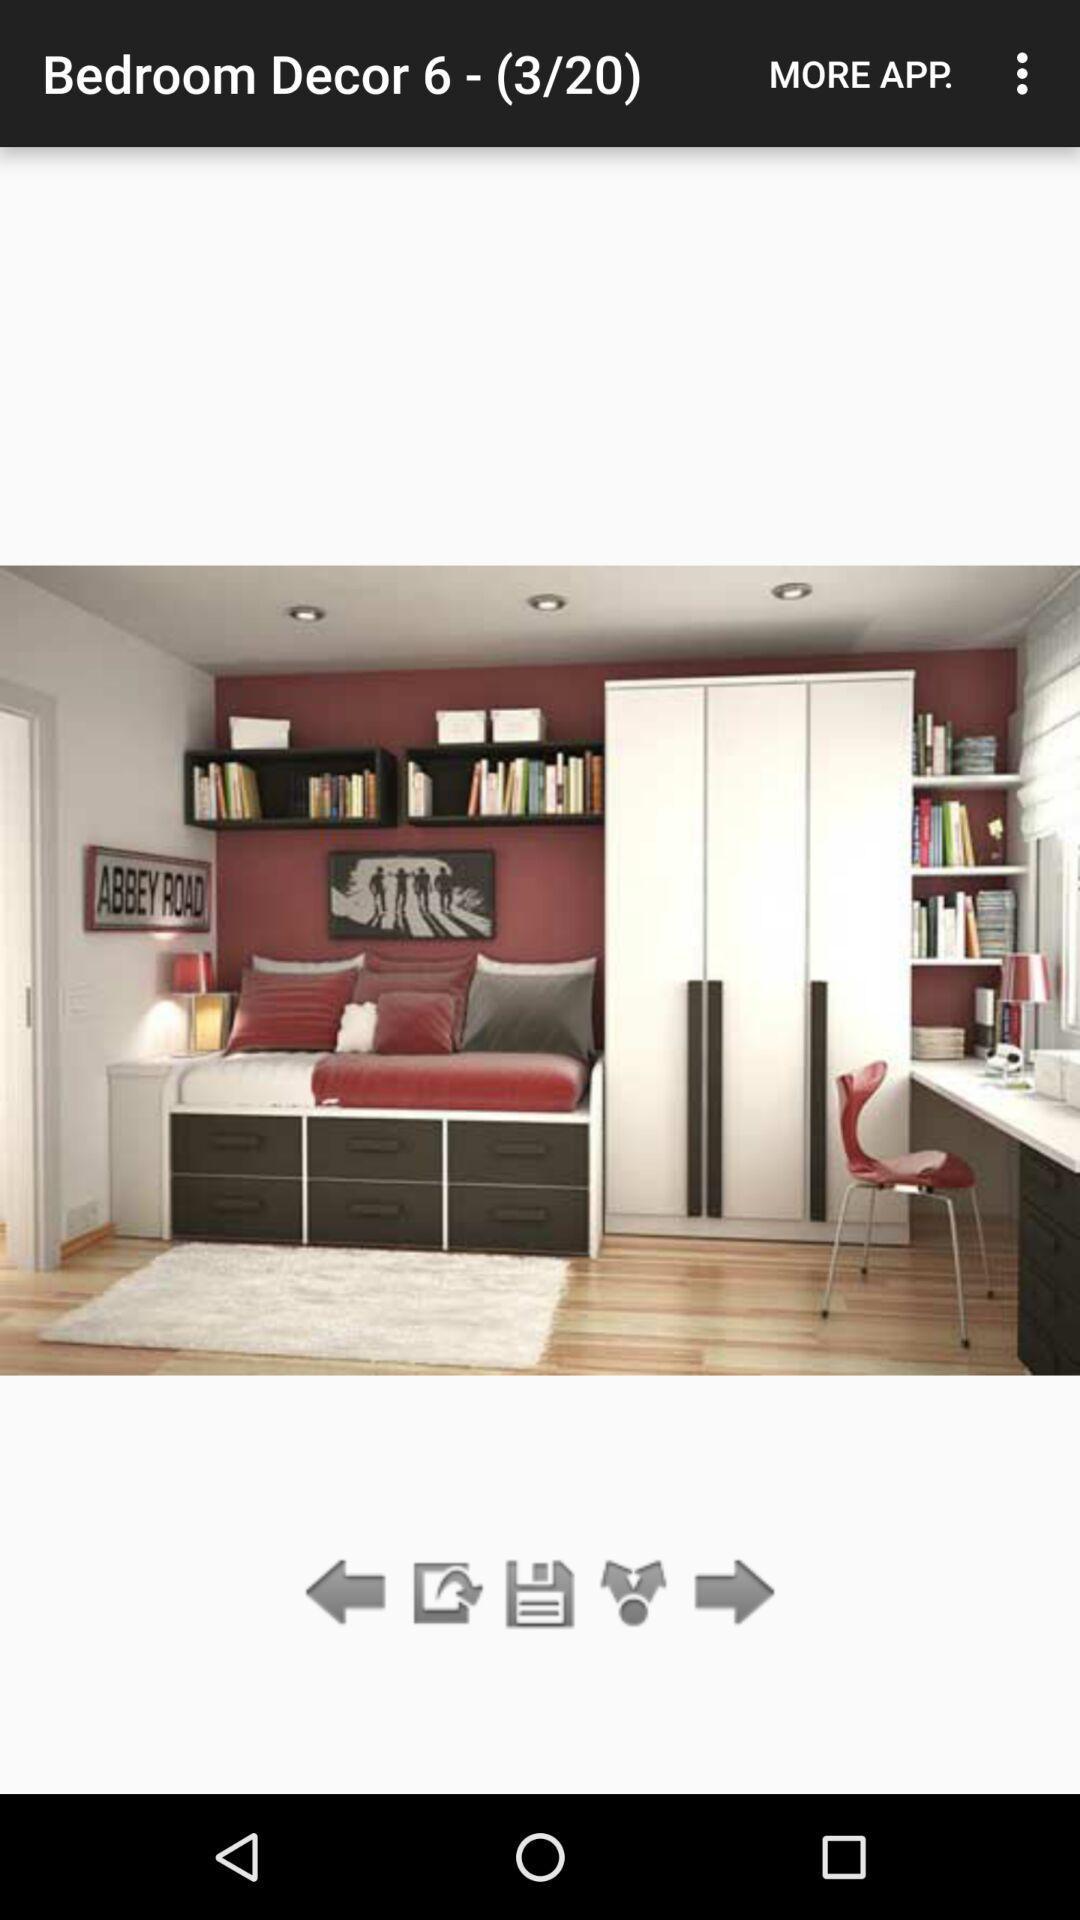 This screenshot has width=1080, height=1920. I want to click on icon at the bottom right corner, so click(729, 1593).